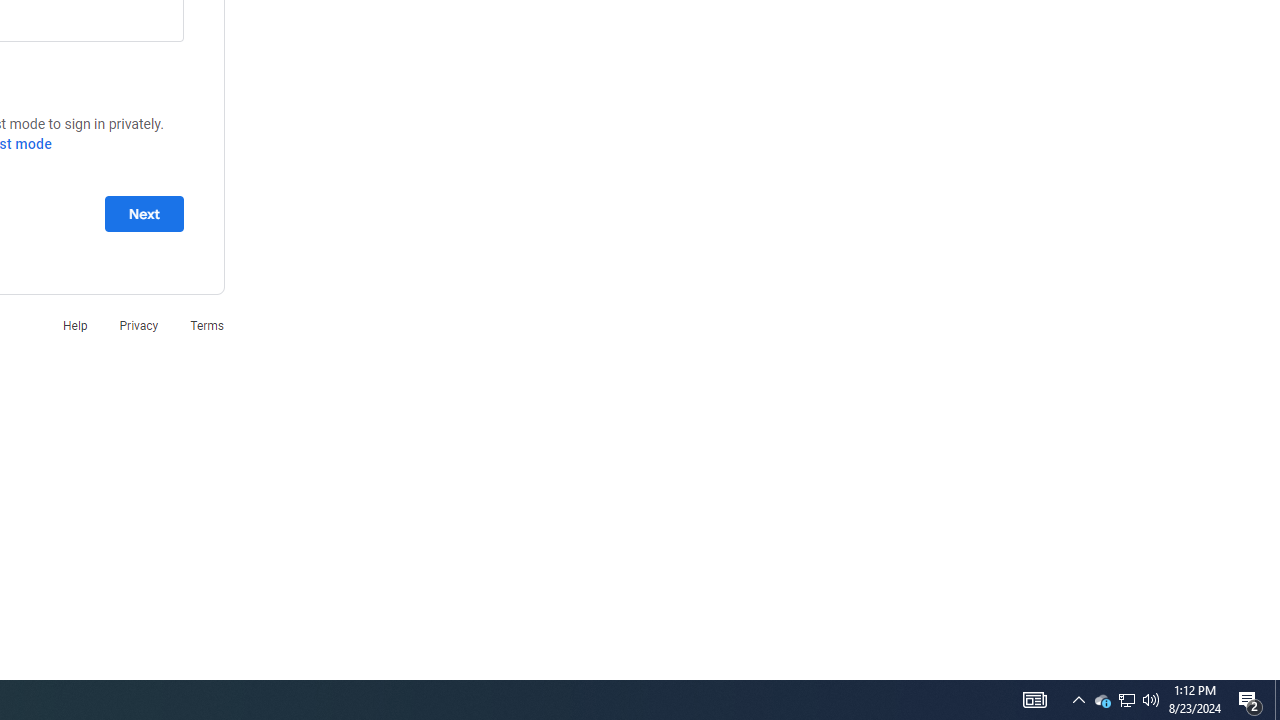 The height and width of the screenshot is (720, 1280). What do you see at coordinates (1127, 698) in the screenshot?
I see `'User Promoted Notification Area'` at bounding box center [1127, 698].